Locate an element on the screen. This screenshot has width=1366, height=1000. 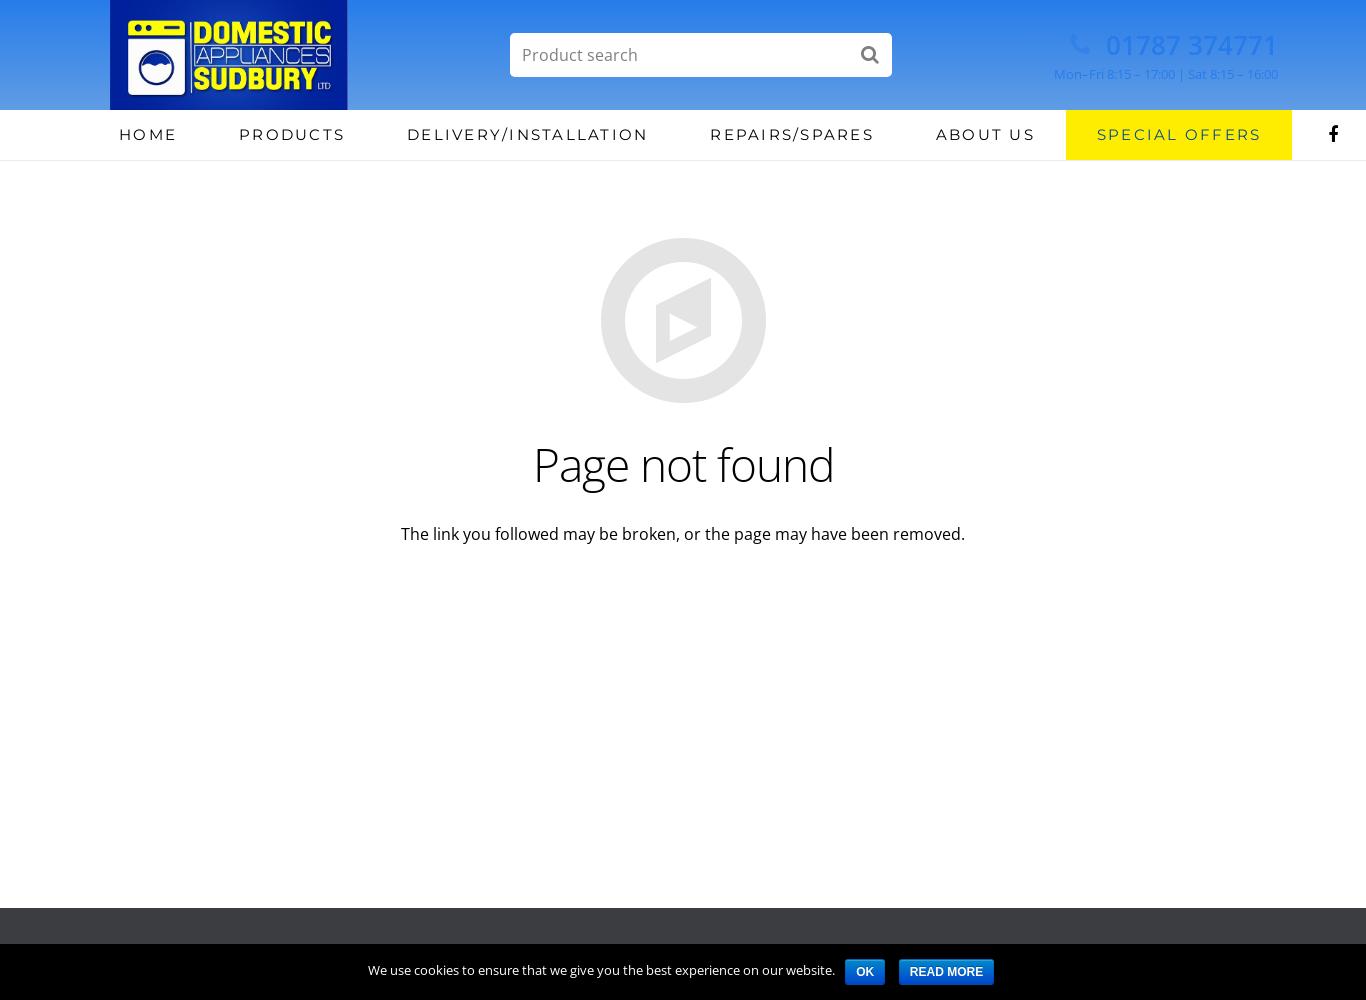
'Repairs/Spares' is located at coordinates (791, 134).